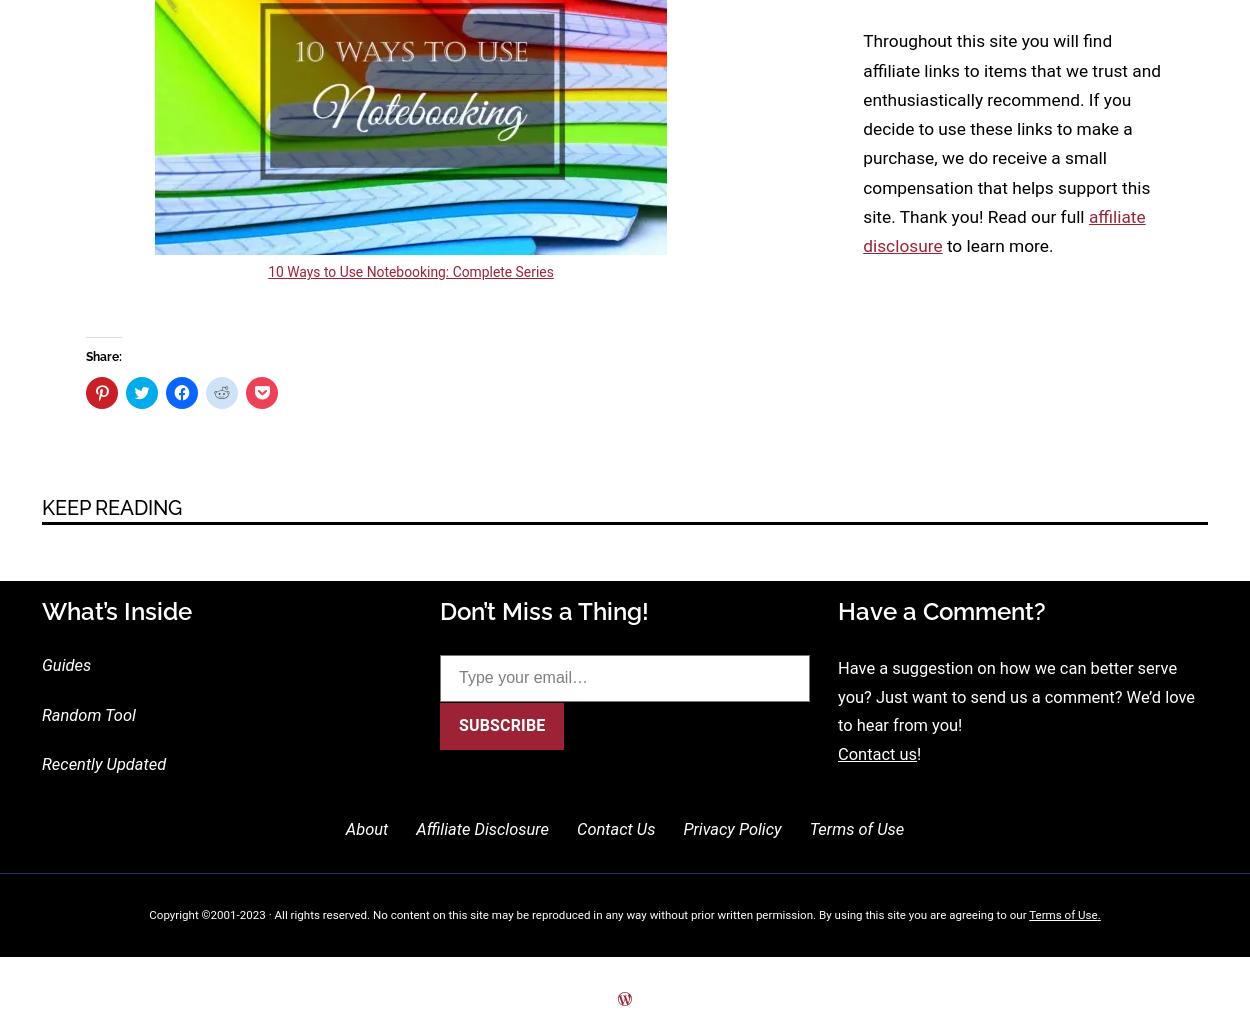 Image resolution: width=1250 pixels, height=1029 pixels. What do you see at coordinates (919, 753) in the screenshot?
I see `'!'` at bounding box center [919, 753].